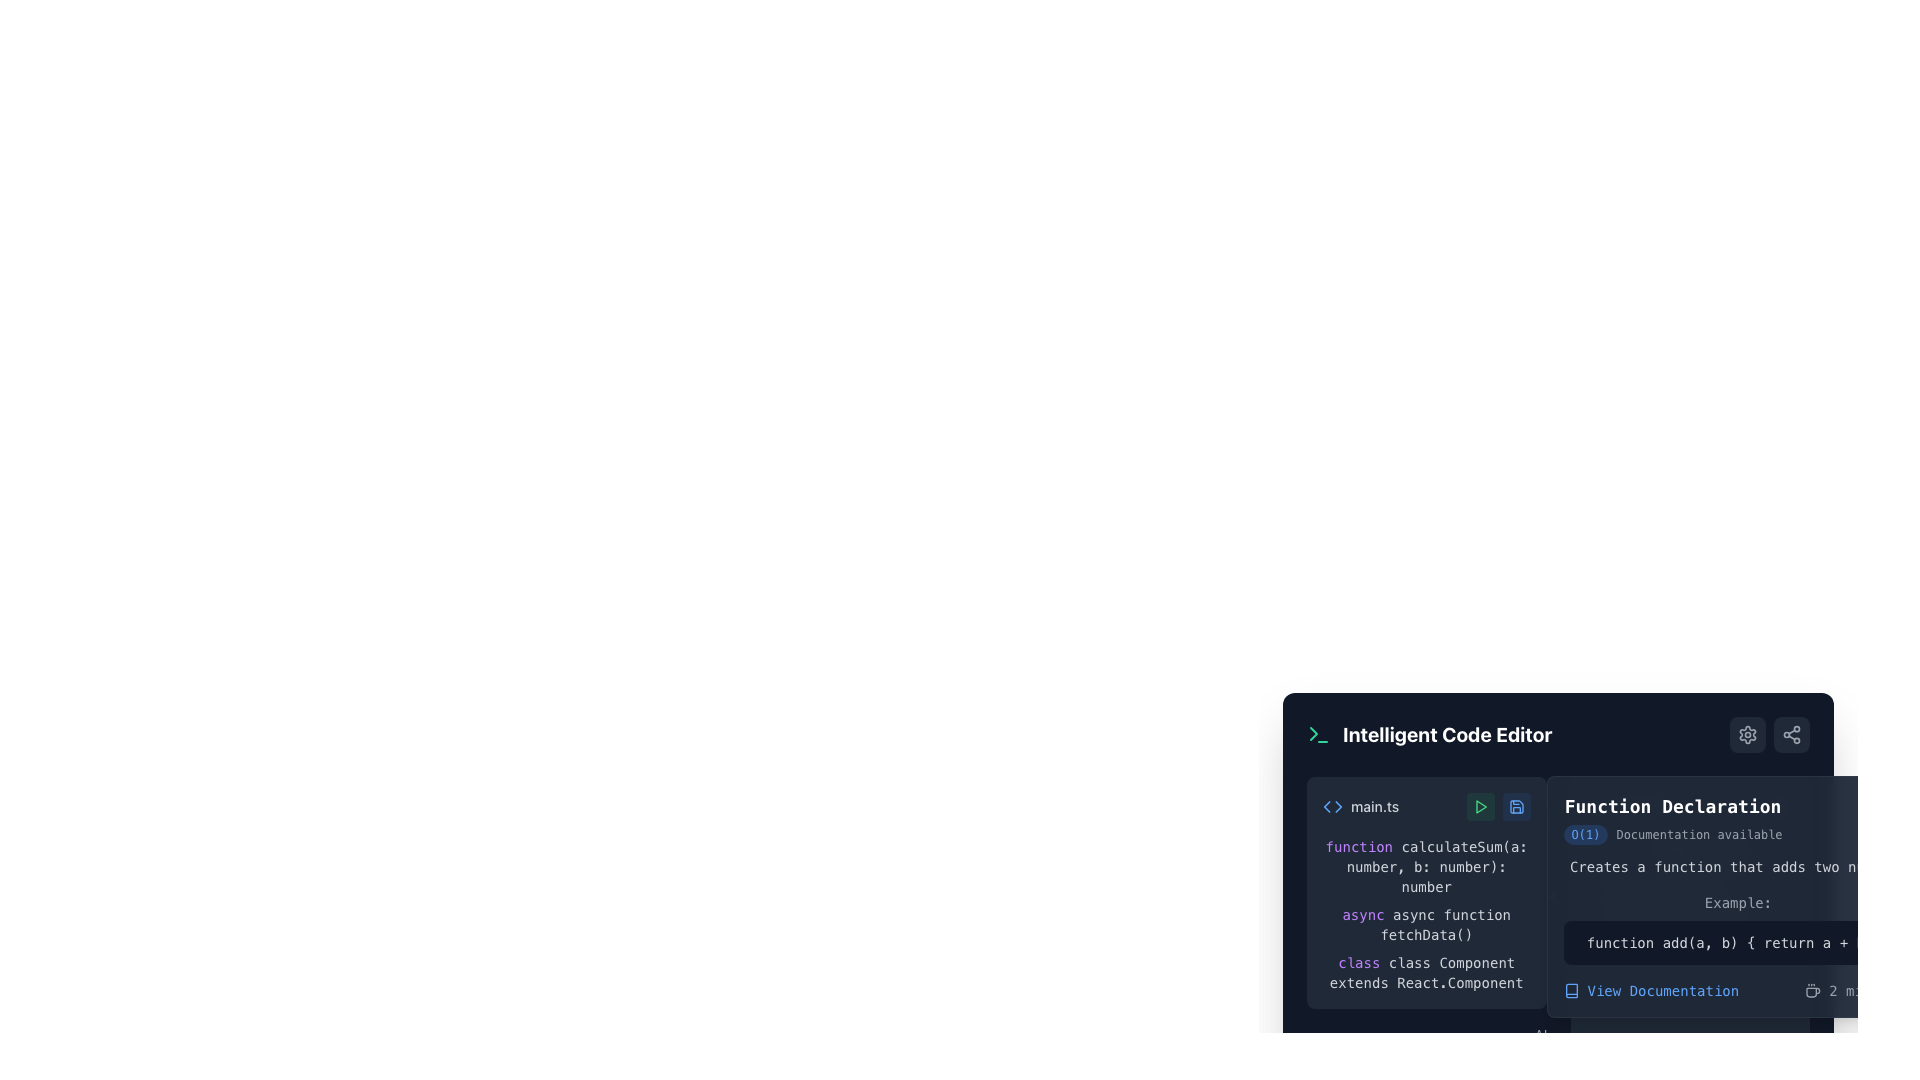  Describe the element at coordinates (1436, 866) in the screenshot. I see `the TypeScript function signature for 'calculateSum' with parameters 'a' and 'b' in the code editor, which is positioned after the 'function' keyword and spans horizontally across the middle portion of the editor` at that location.